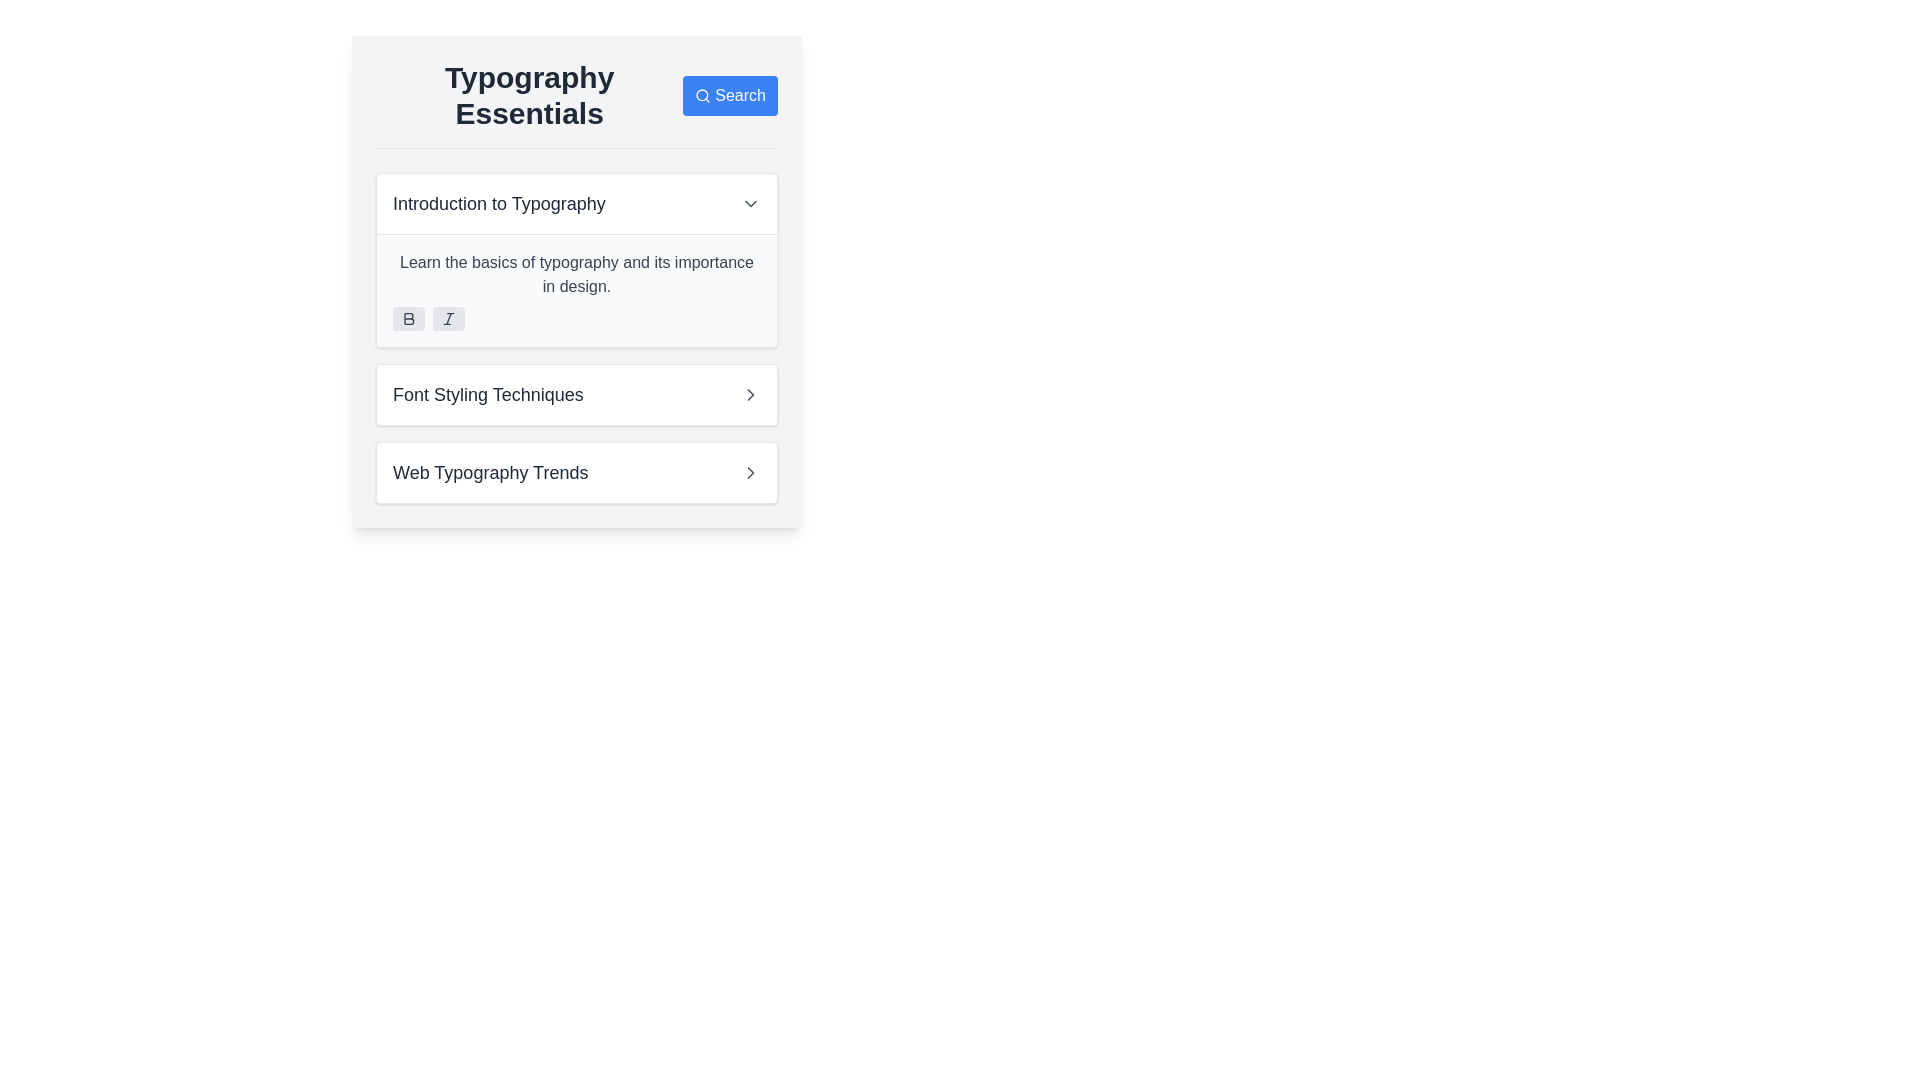 The width and height of the screenshot is (1920, 1080). I want to click on the text label 'Search' within the button located in the top-right corner of the 'Typography Essentials' panel, so click(739, 96).